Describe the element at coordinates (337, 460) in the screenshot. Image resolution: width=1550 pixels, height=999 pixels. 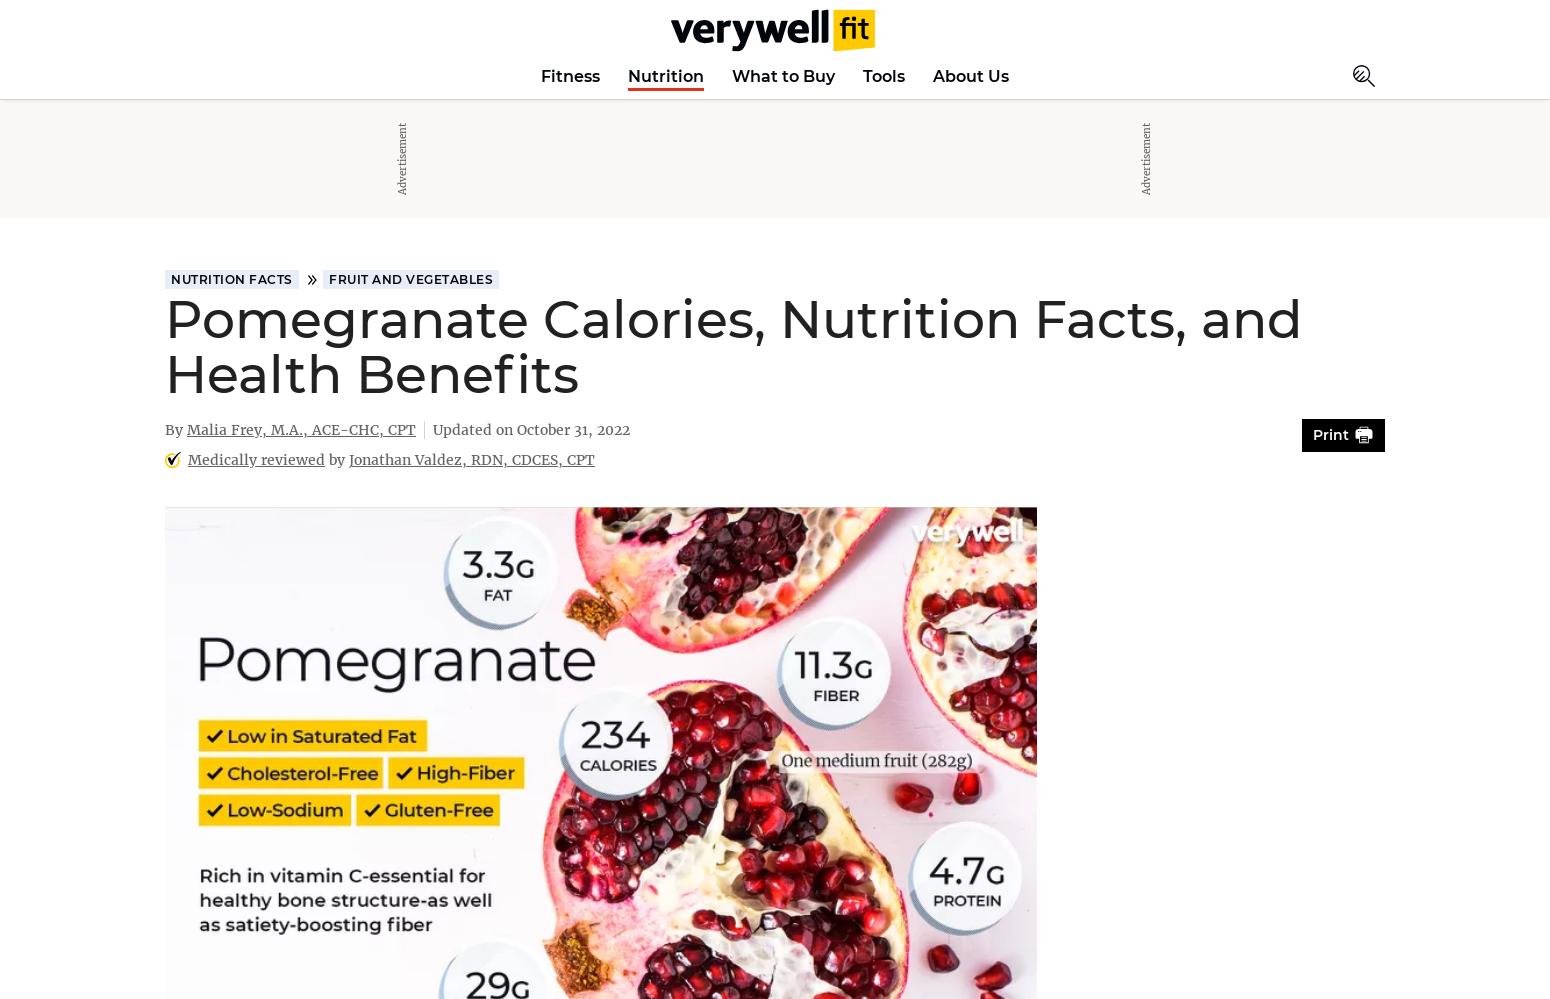
I see `'by'` at that location.